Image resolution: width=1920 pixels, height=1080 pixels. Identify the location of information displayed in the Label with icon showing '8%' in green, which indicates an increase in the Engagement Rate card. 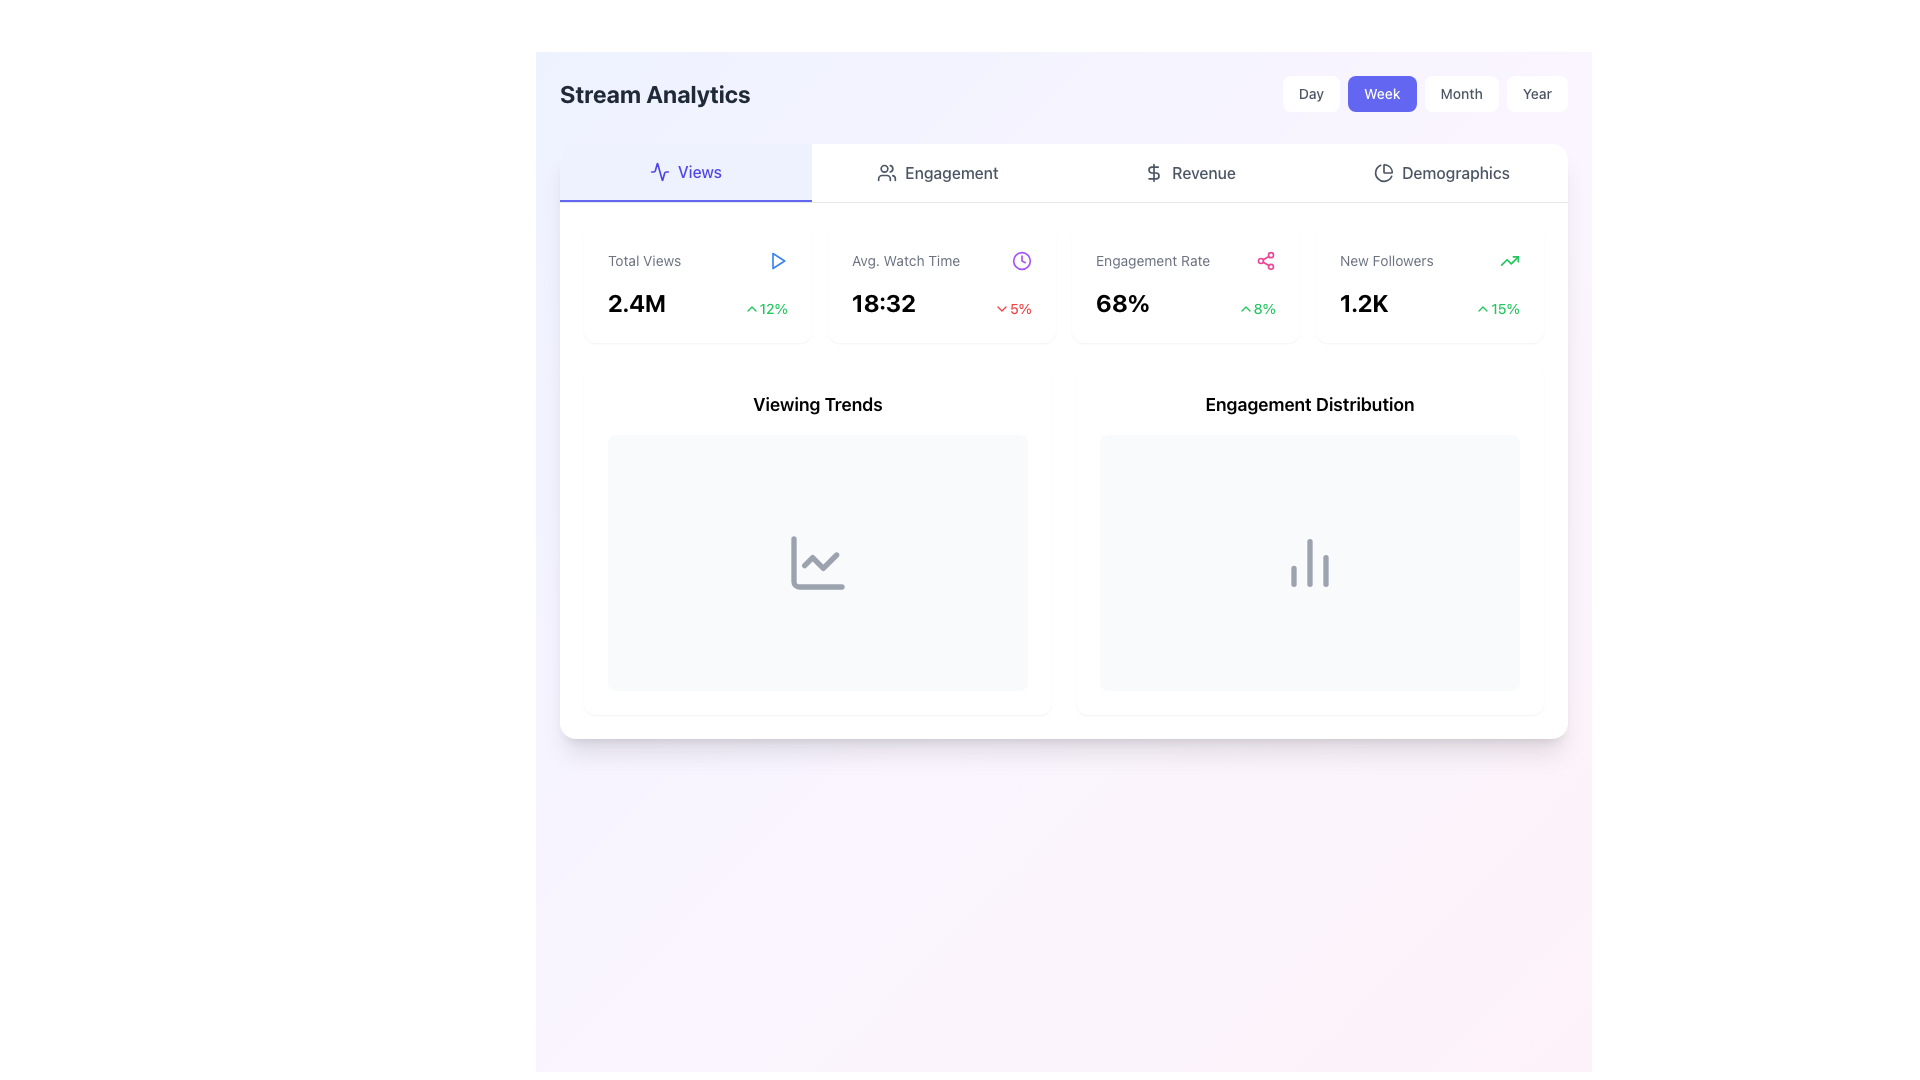
(1255, 308).